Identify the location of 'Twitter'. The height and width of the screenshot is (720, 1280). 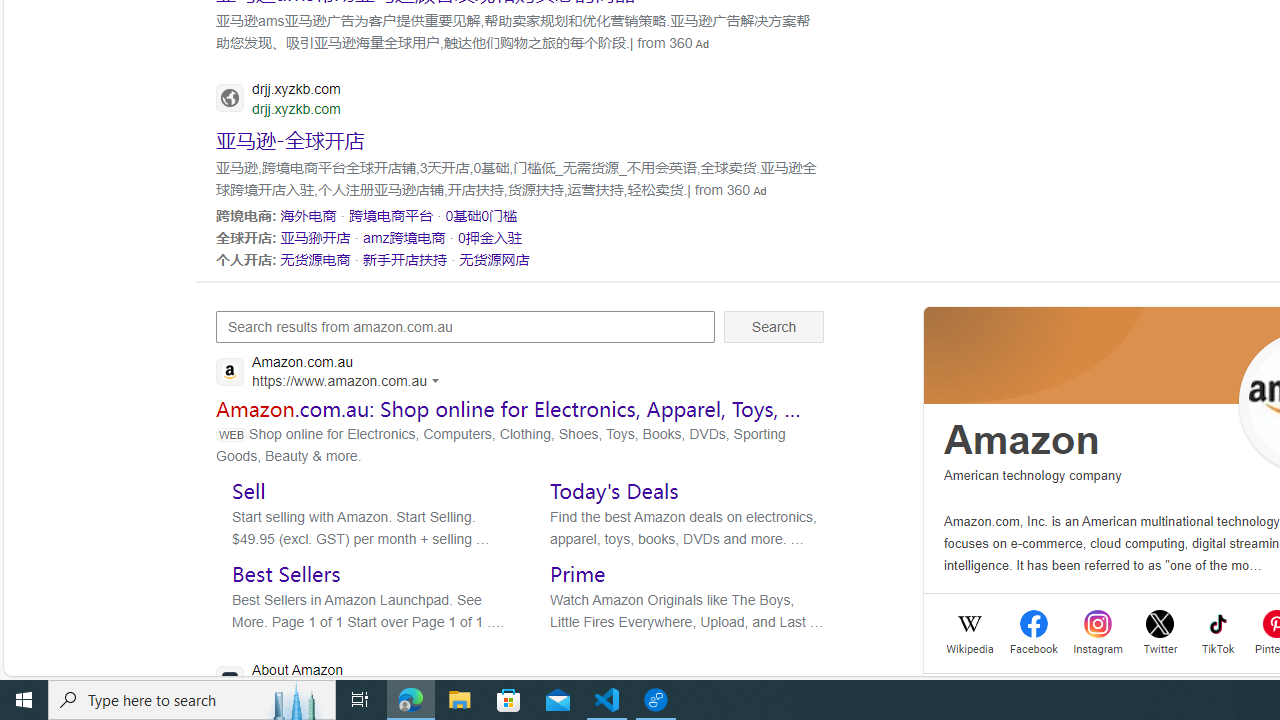
(1160, 647).